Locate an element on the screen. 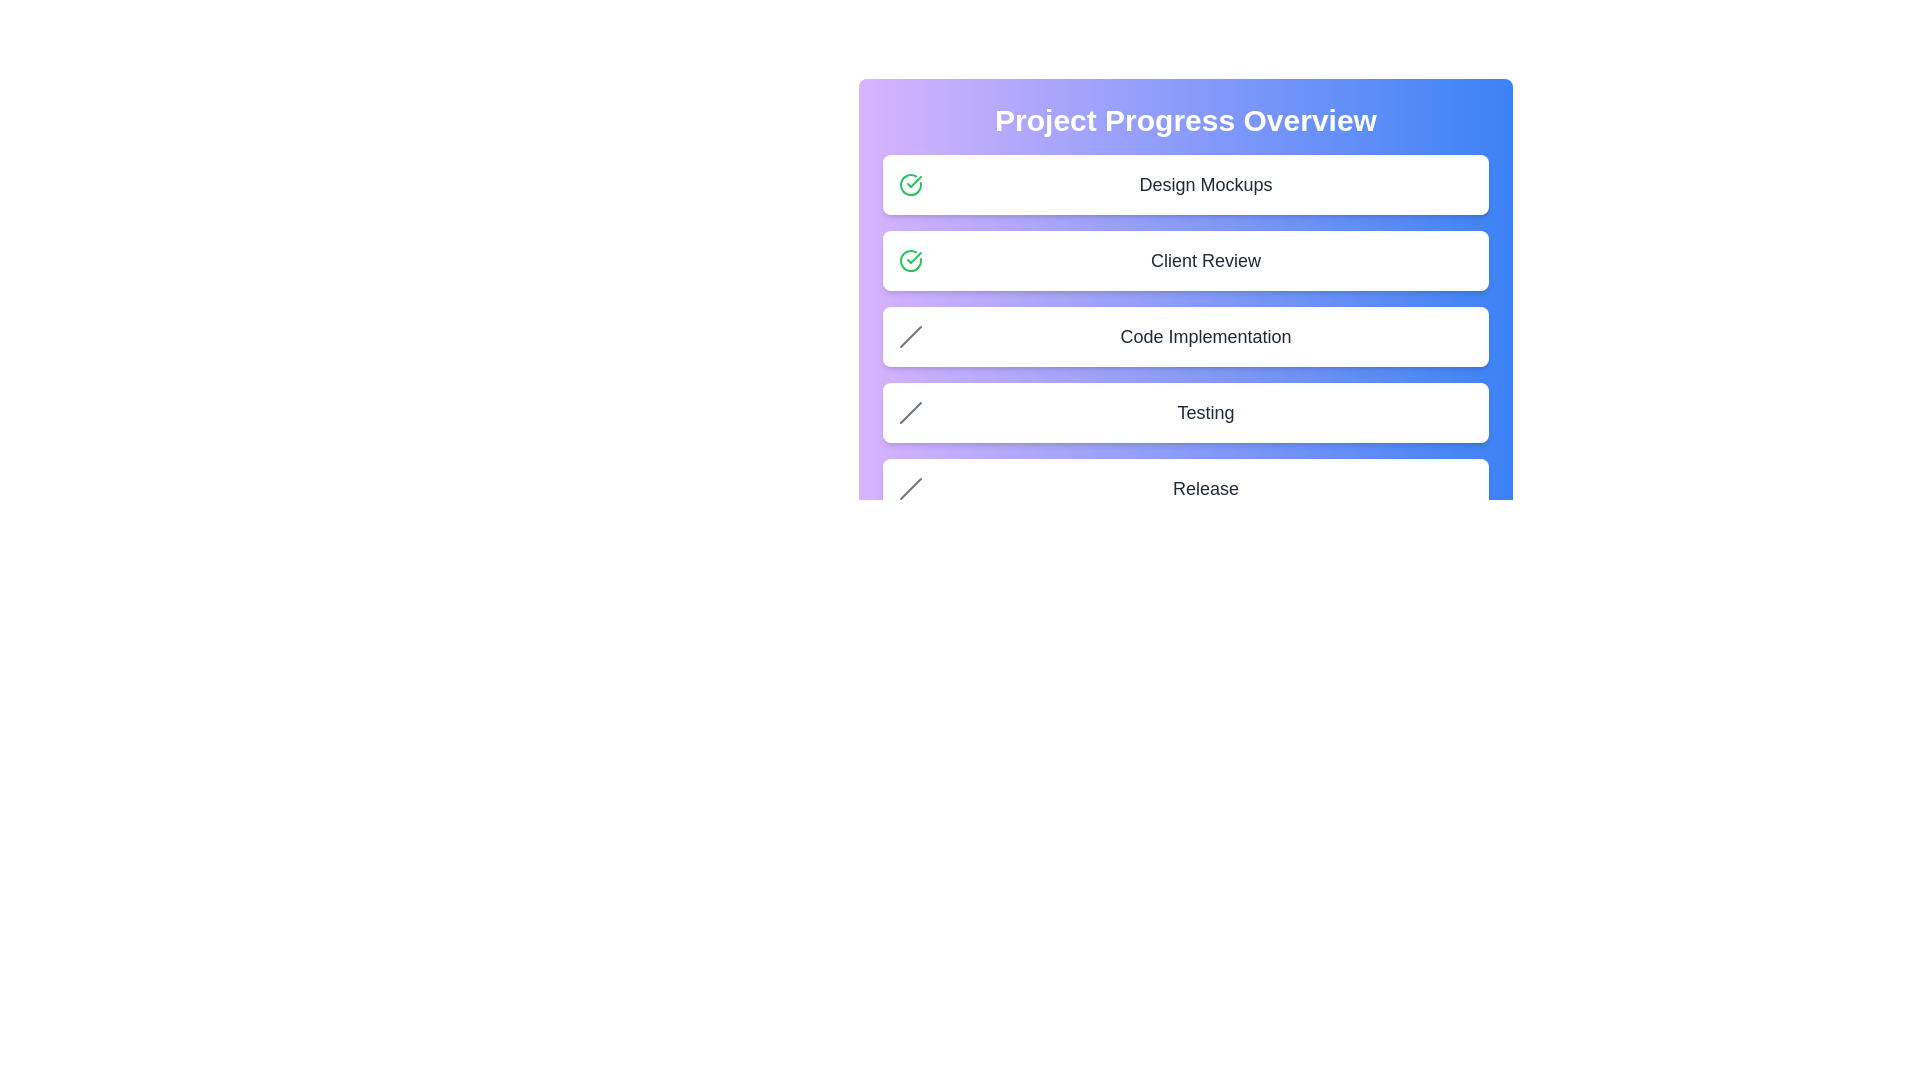 Image resolution: width=1920 pixels, height=1080 pixels. the slash icon located next to the 'Code Implementation' text label in the third list item of the interface is located at coordinates (910, 335).